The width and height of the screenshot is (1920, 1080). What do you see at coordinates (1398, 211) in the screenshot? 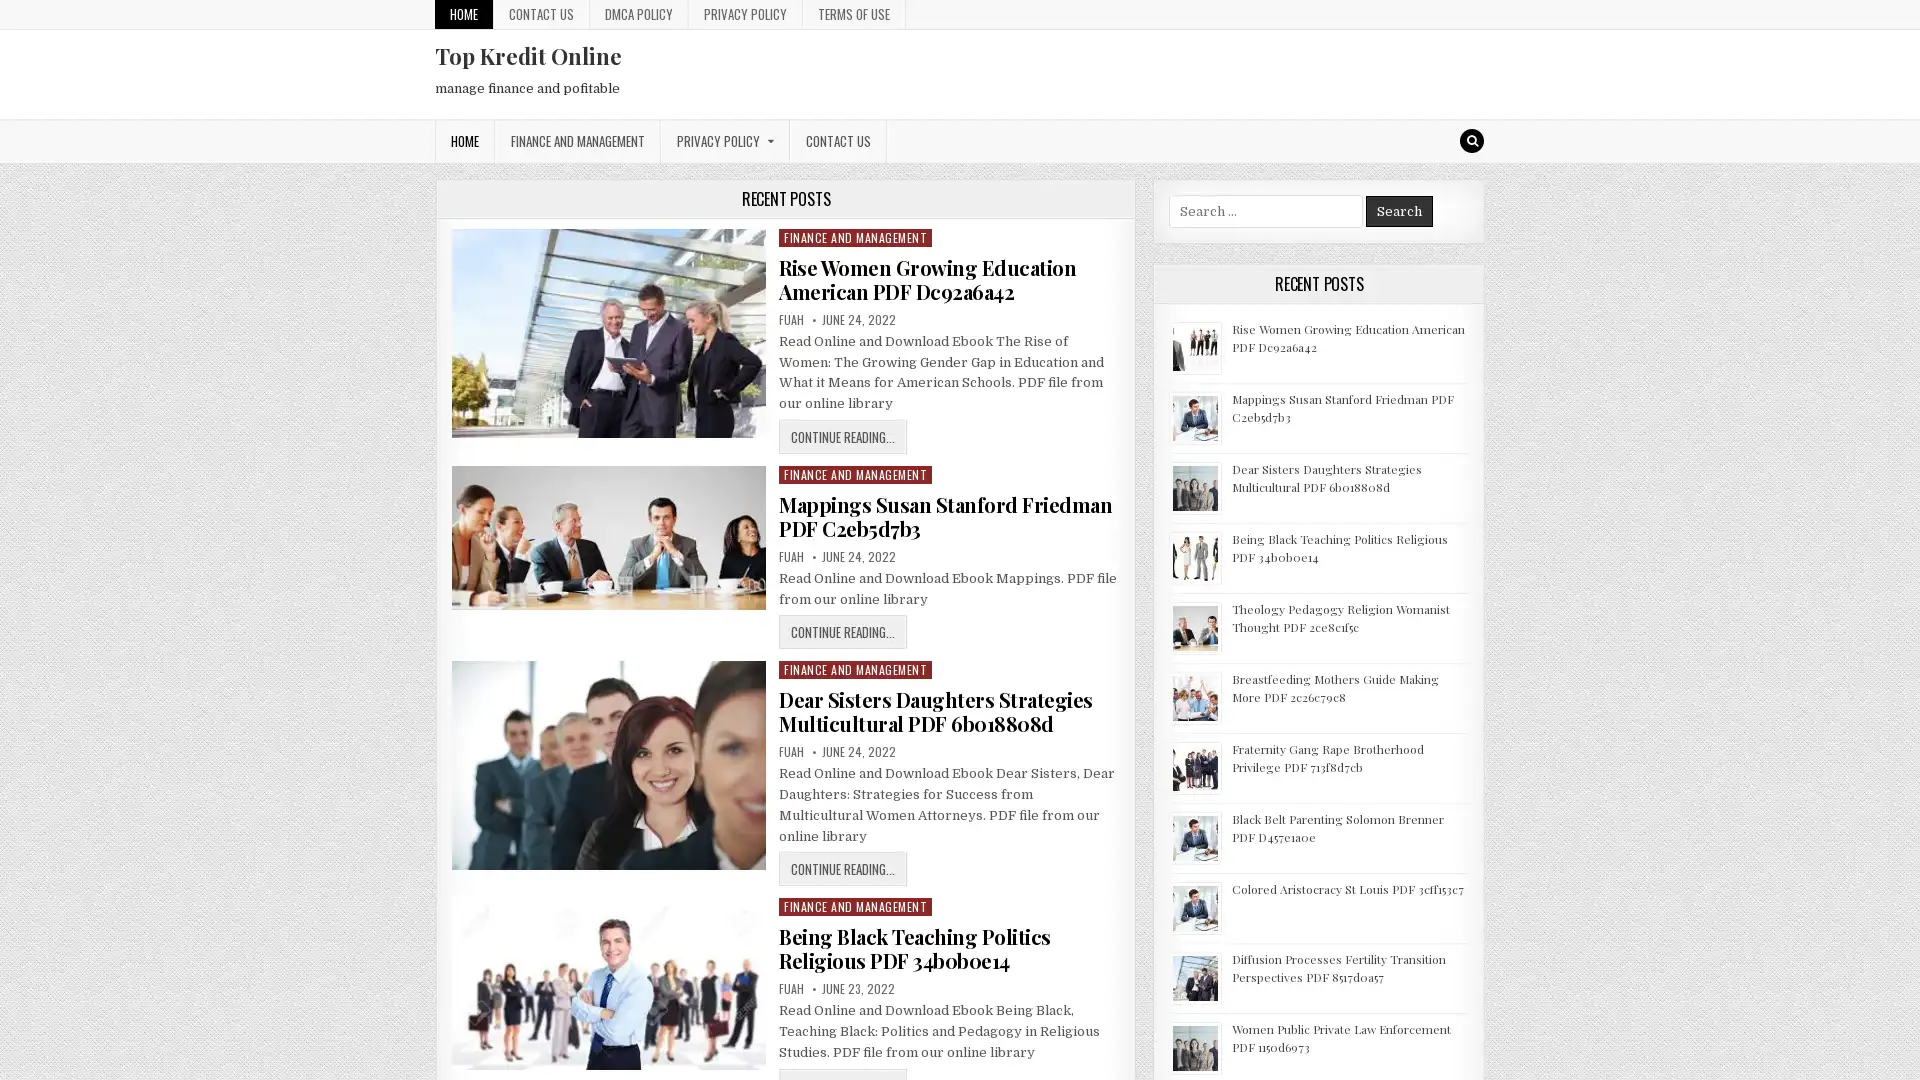
I see `Search` at bounding box center [1398, 211].